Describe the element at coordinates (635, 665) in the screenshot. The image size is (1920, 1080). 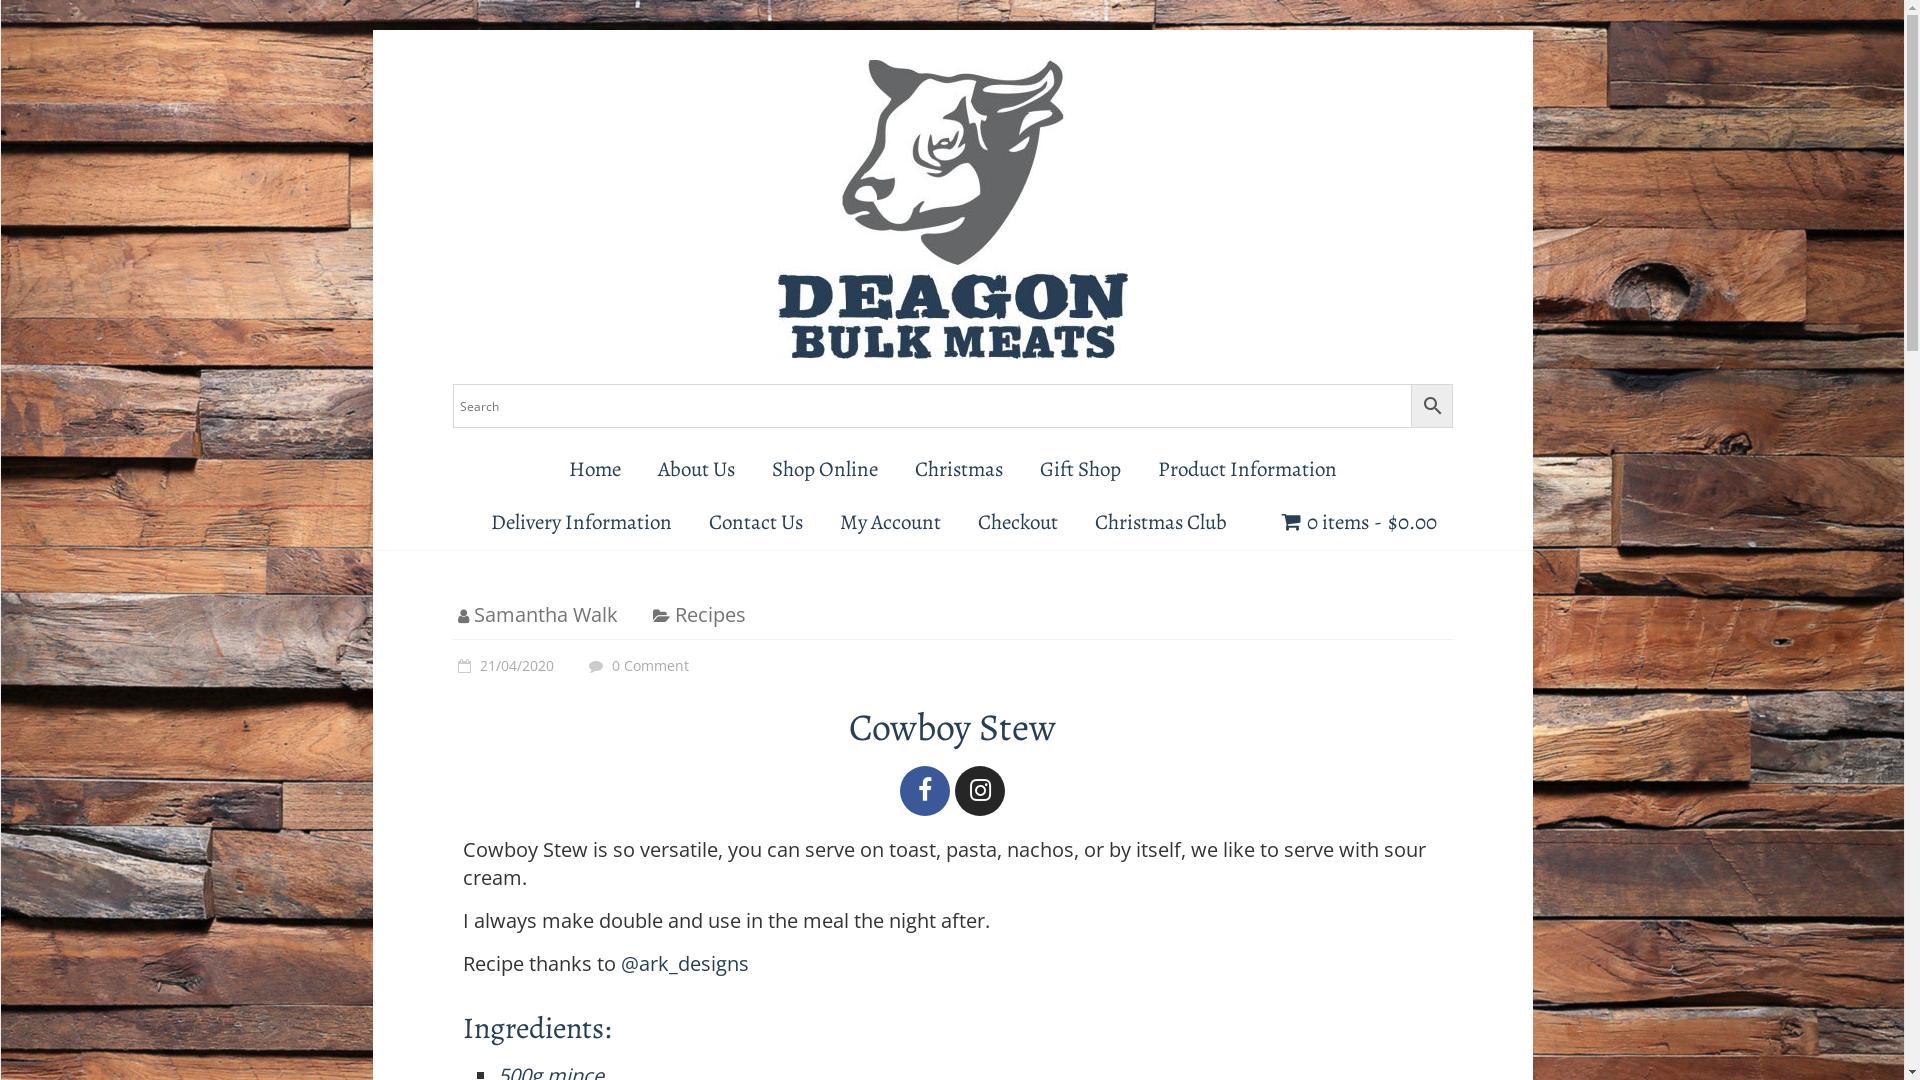
I see `'0 Comment'` at that location.